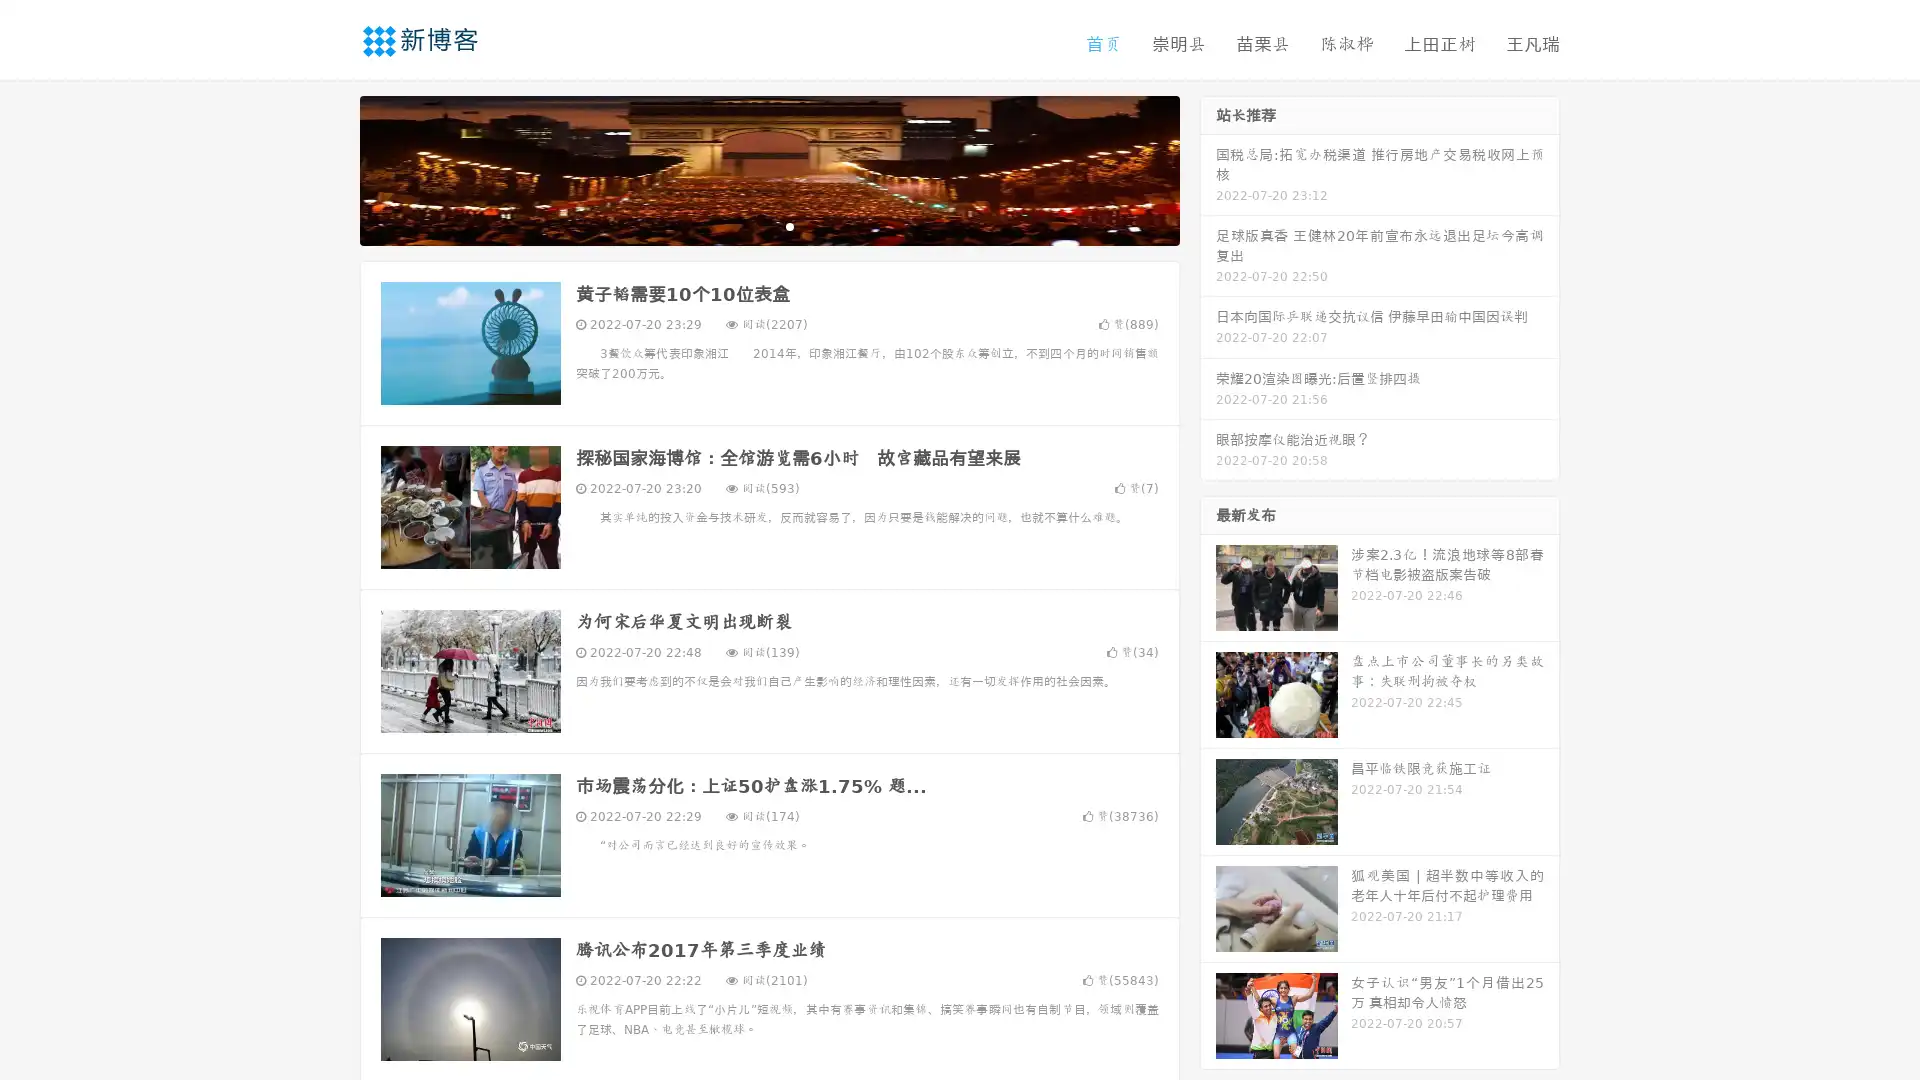 This screenshot has height=1080, width=1920. I want to click on Go to slide 1, so click(748, 225).